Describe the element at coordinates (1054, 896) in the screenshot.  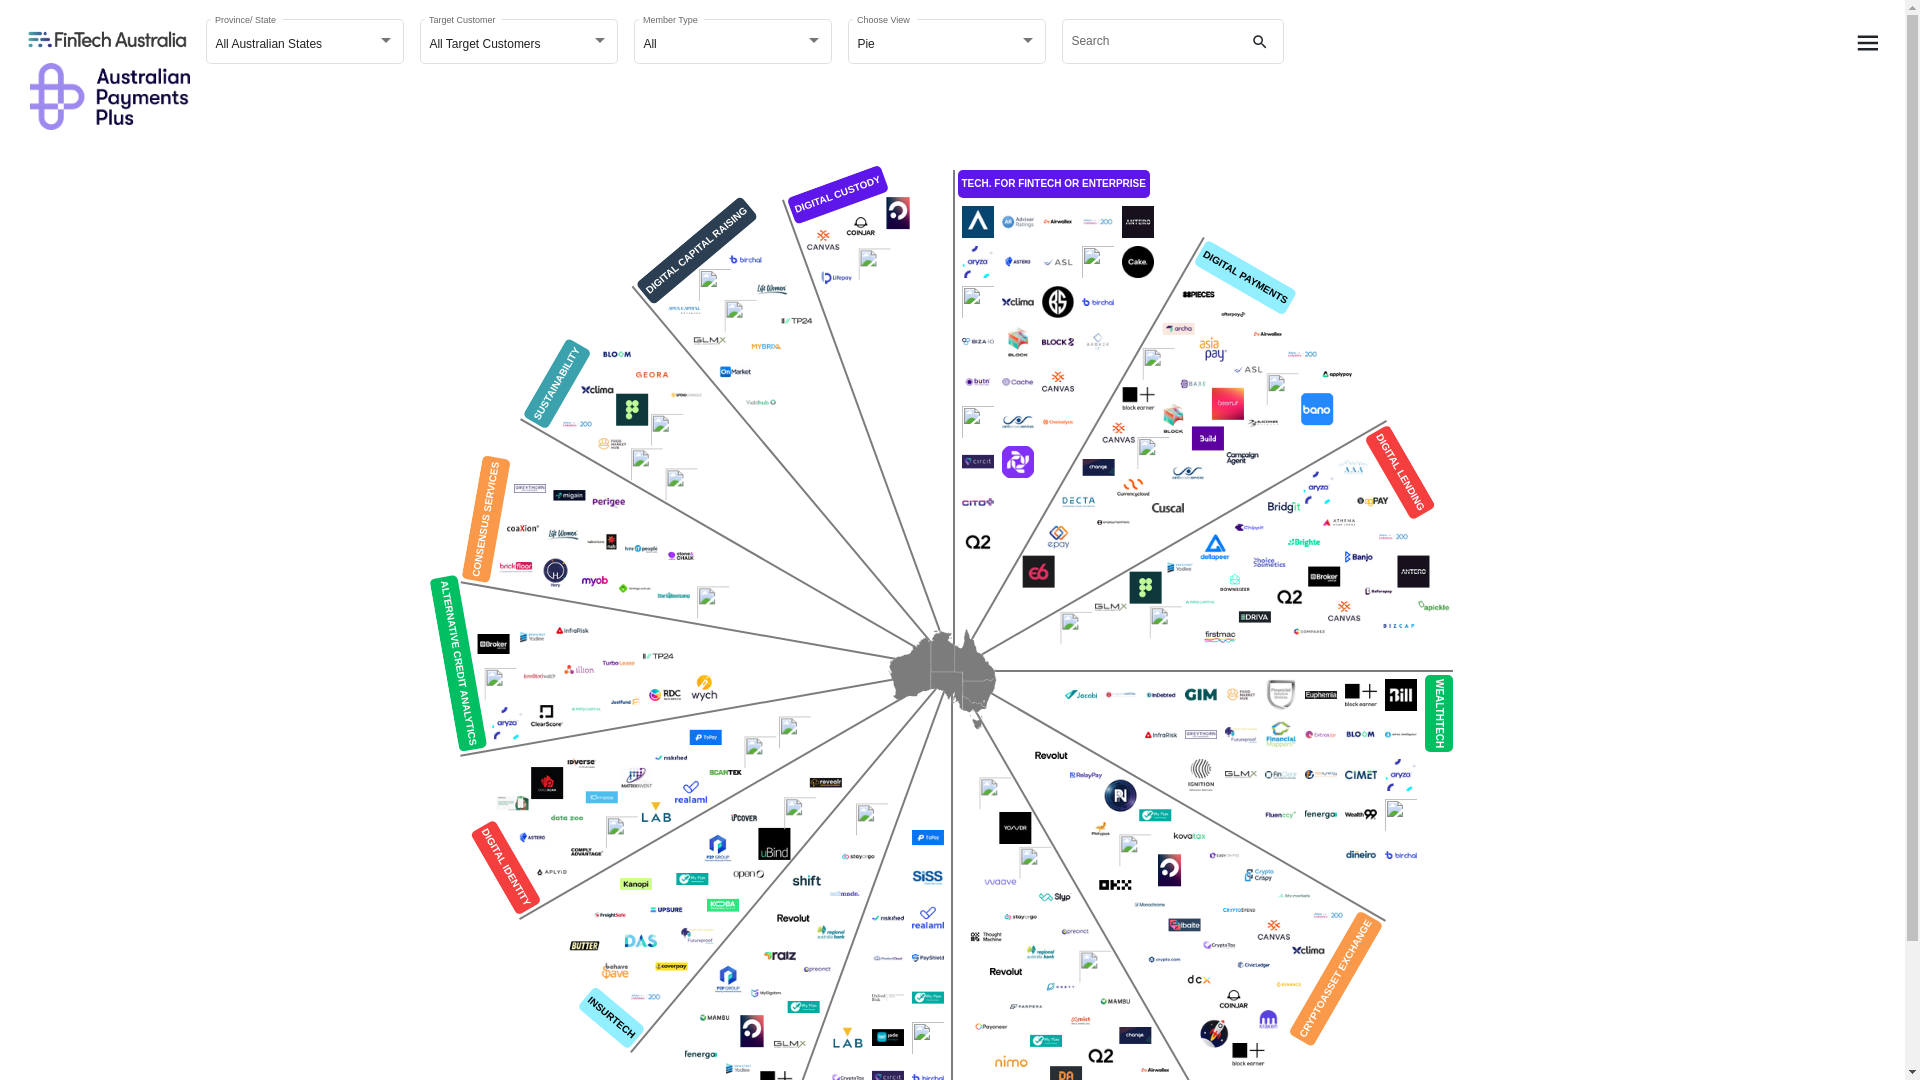
I see `'Slyp'` at that location.